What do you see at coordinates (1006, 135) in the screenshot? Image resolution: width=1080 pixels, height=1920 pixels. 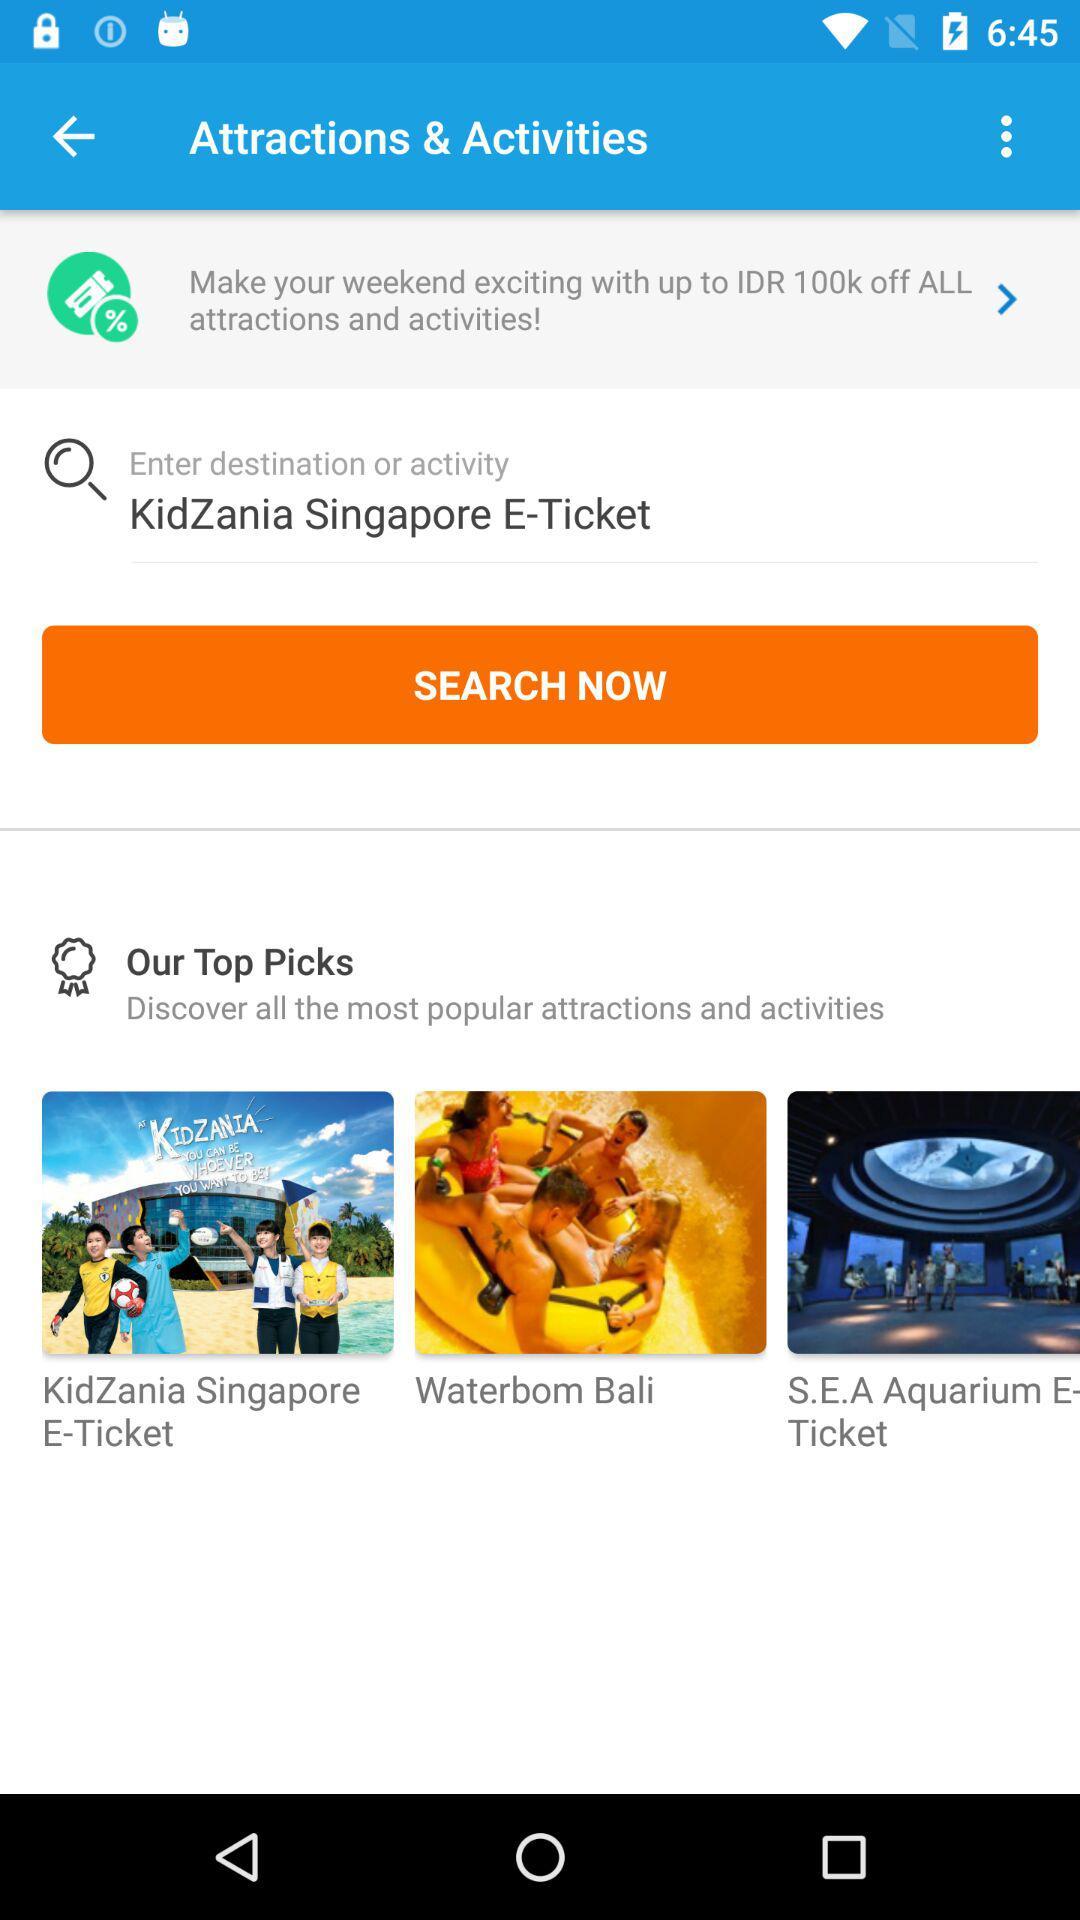 I see `click option symbol` at bounding box center [1006, 135].